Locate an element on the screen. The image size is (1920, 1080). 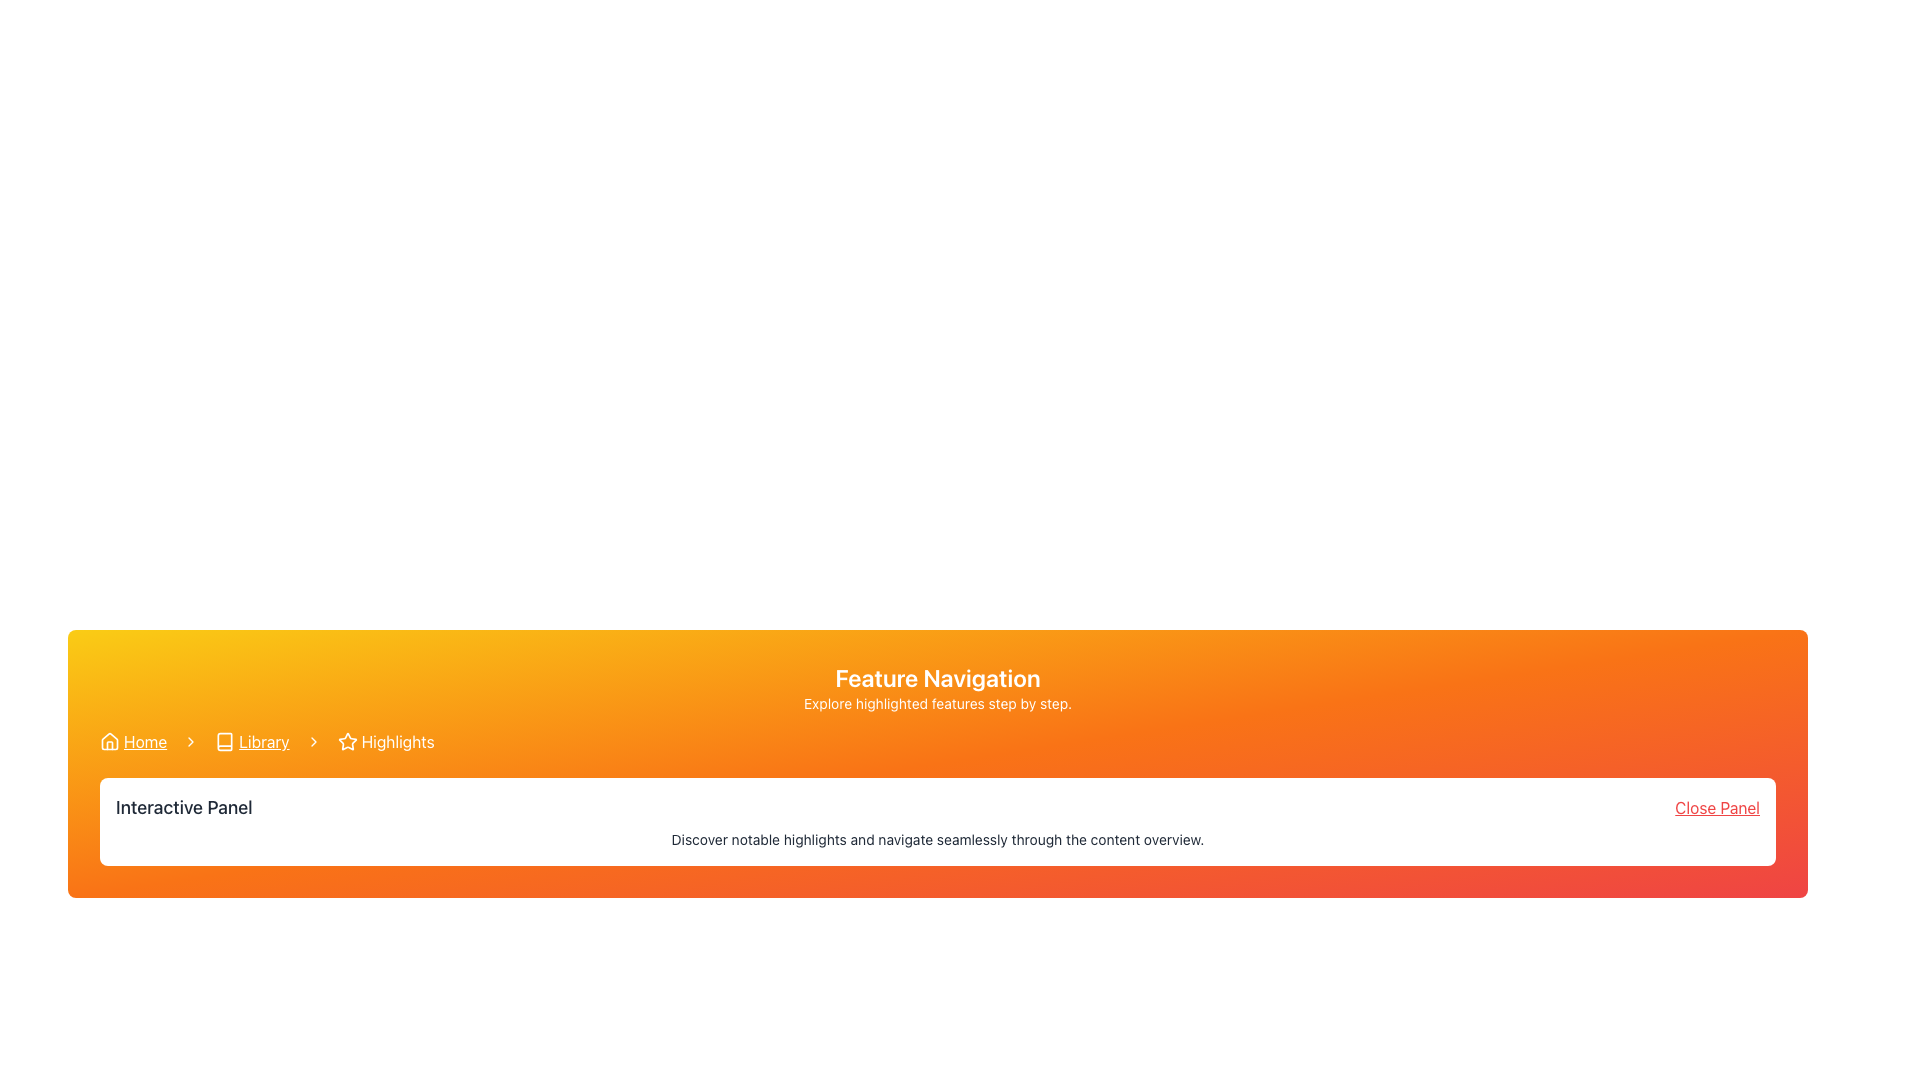
the 'Home' navigational link, which is styled with an underlined text label and a house icon on an orange background is located at coordinates (132, 741).